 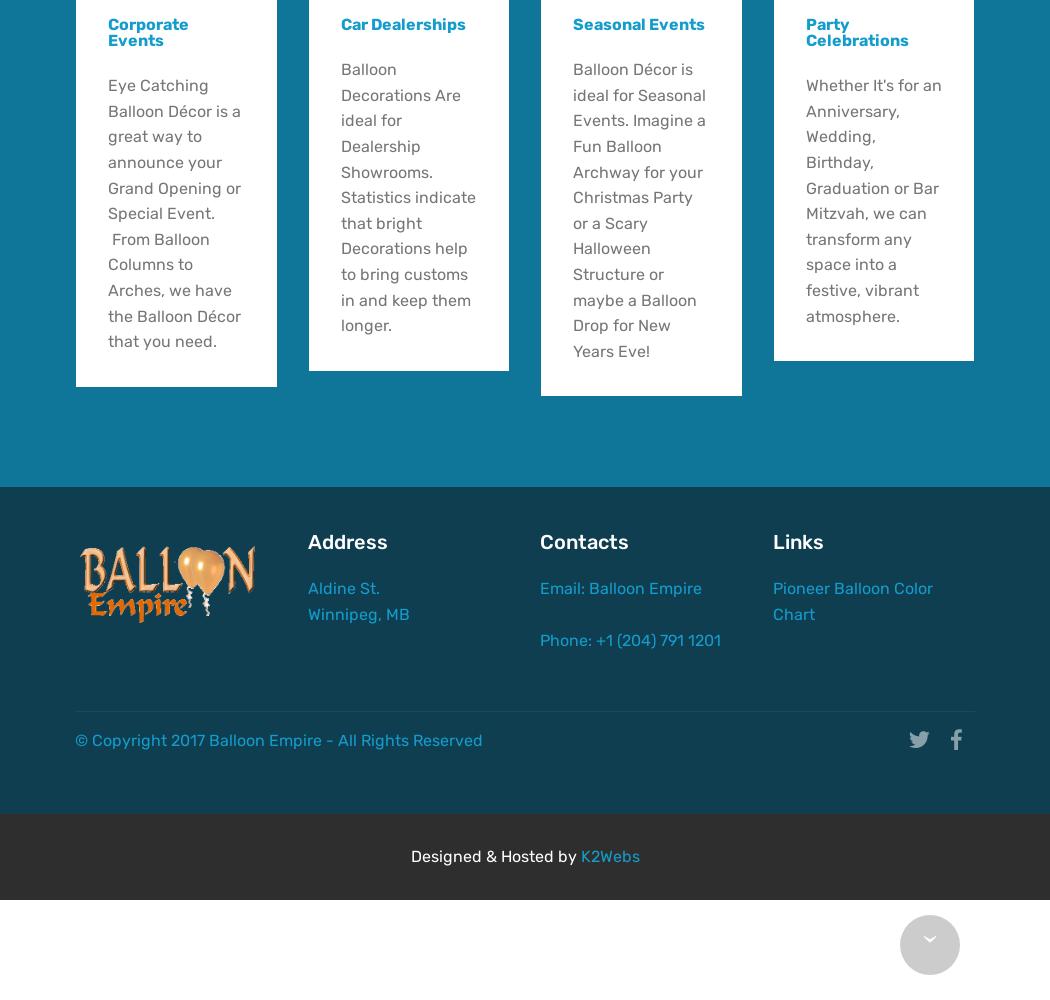 What do you see at coordinates (638, 209) in the screenshot?
I see `'Balloon Décor is ideal for Seasonal Events. Imagine a Fun Balloon Archway for your Christmas Party or a Scary Halloween Structure or maybe a Balloon Drop for New Years Eve!'` at bounding box center [638, 209].